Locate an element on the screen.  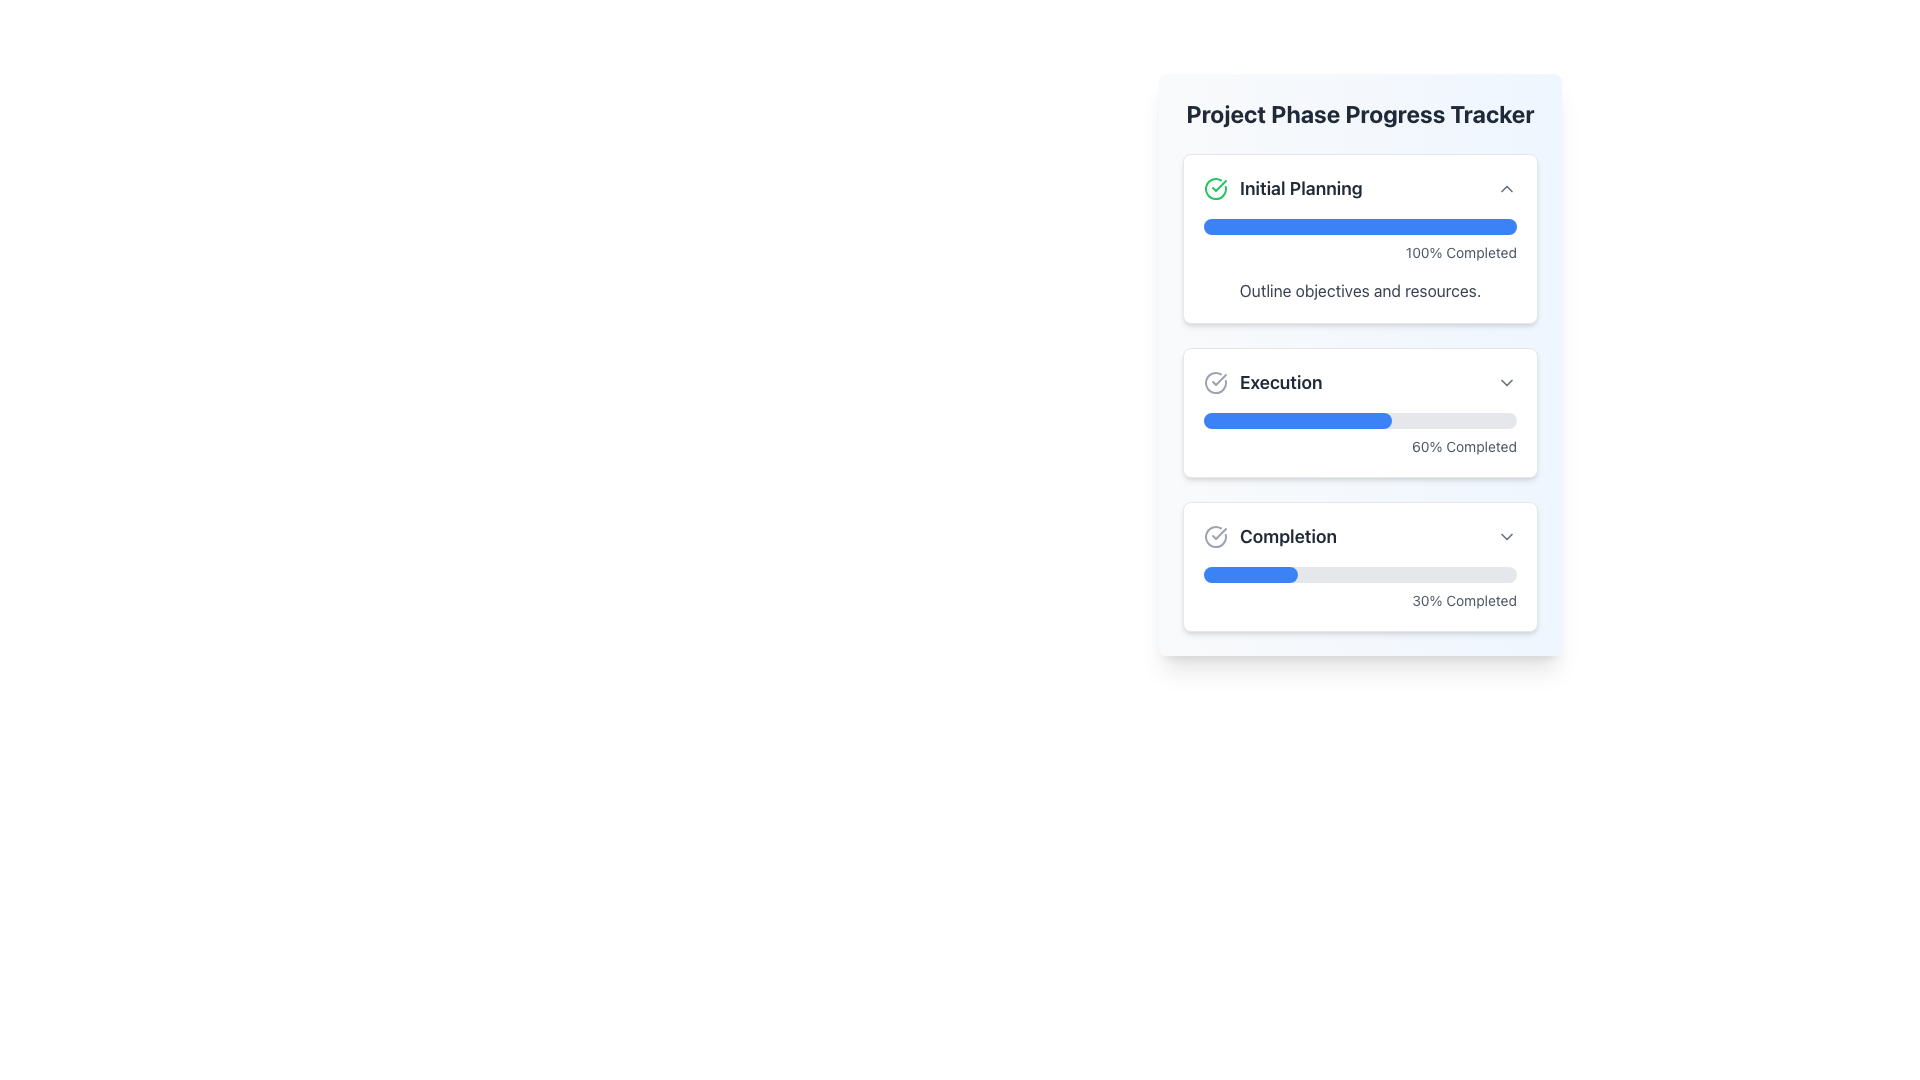
the completion indicator icon is located at coordinates (1214, 189).